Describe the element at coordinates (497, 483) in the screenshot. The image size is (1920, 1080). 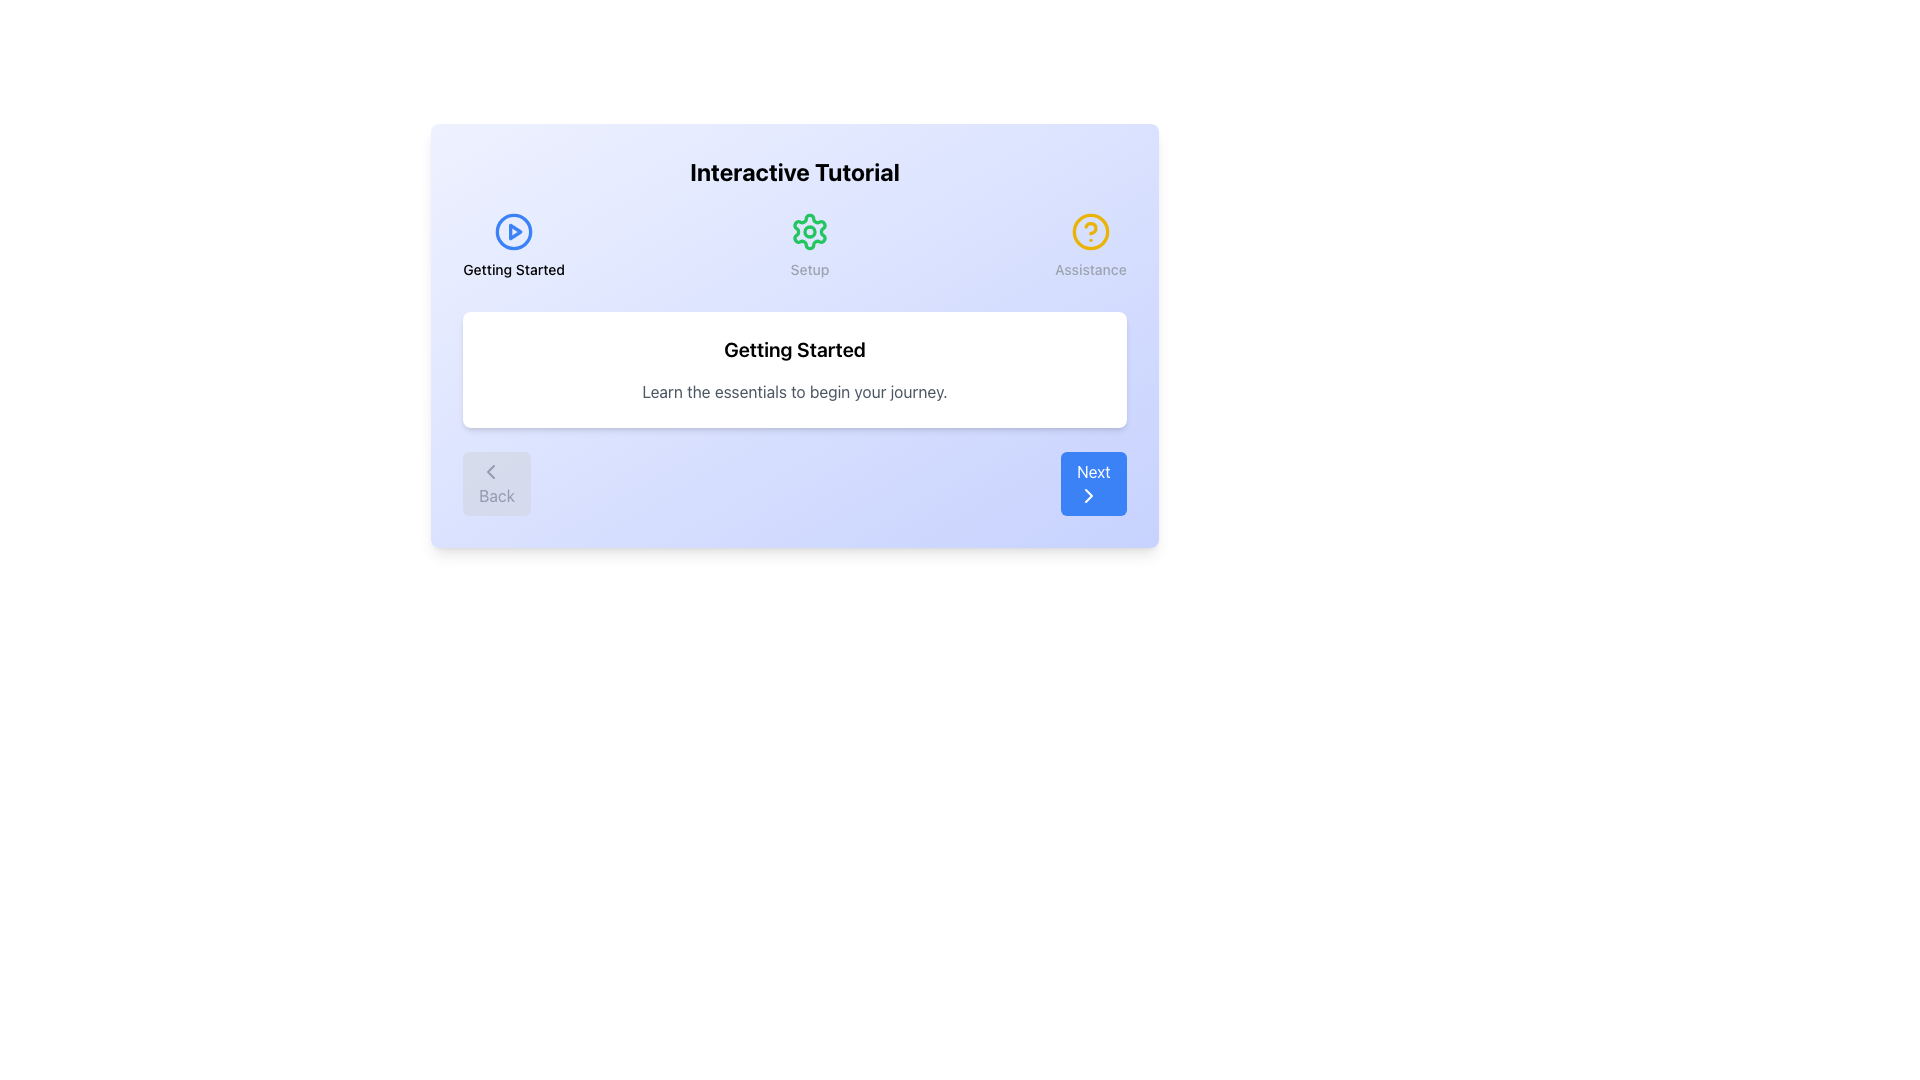
I see `the 'Back' button with a gray background and rounded corners, which is the leftmost button in the horizontal layout at the bottom of the card interface` at that location.